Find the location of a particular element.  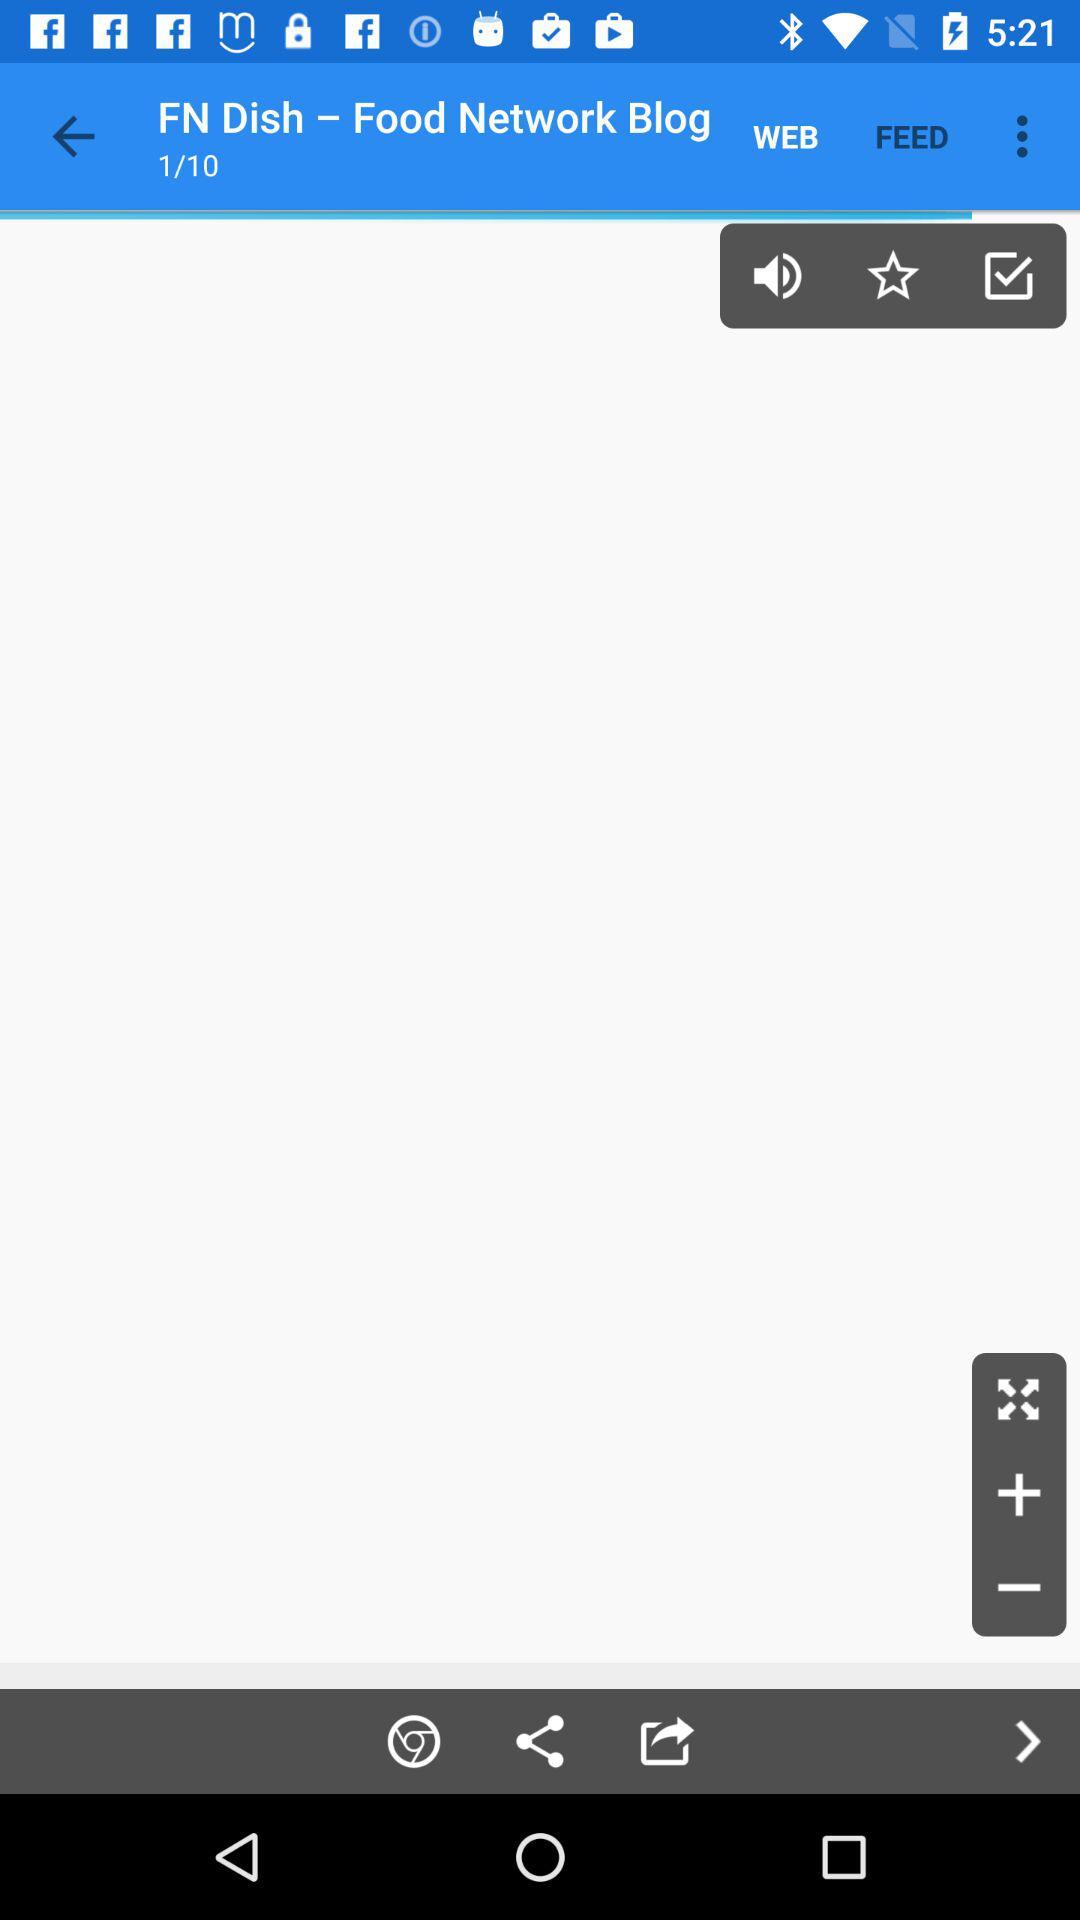

zoom out the page is located at coordinates (1019, 1588).